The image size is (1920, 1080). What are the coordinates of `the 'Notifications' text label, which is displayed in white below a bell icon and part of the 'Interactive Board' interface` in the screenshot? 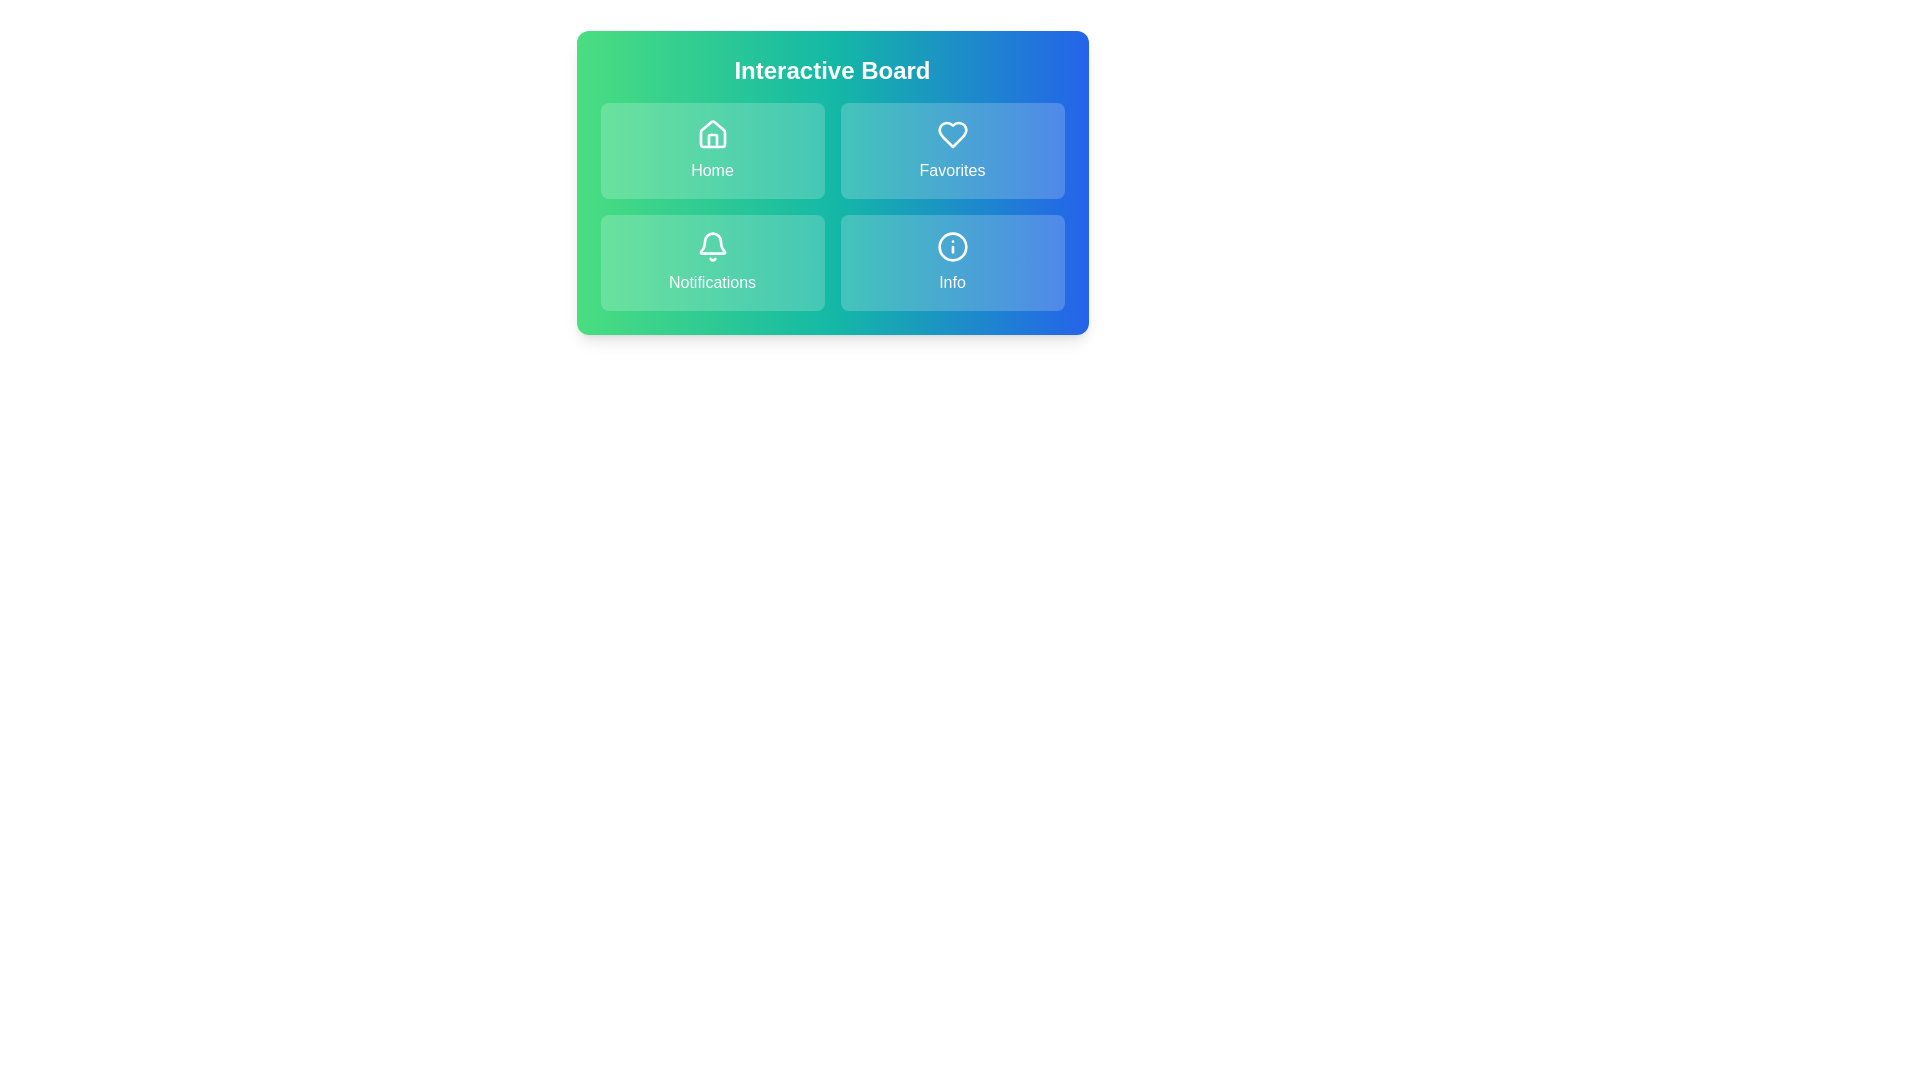 It's located at (712, 282).